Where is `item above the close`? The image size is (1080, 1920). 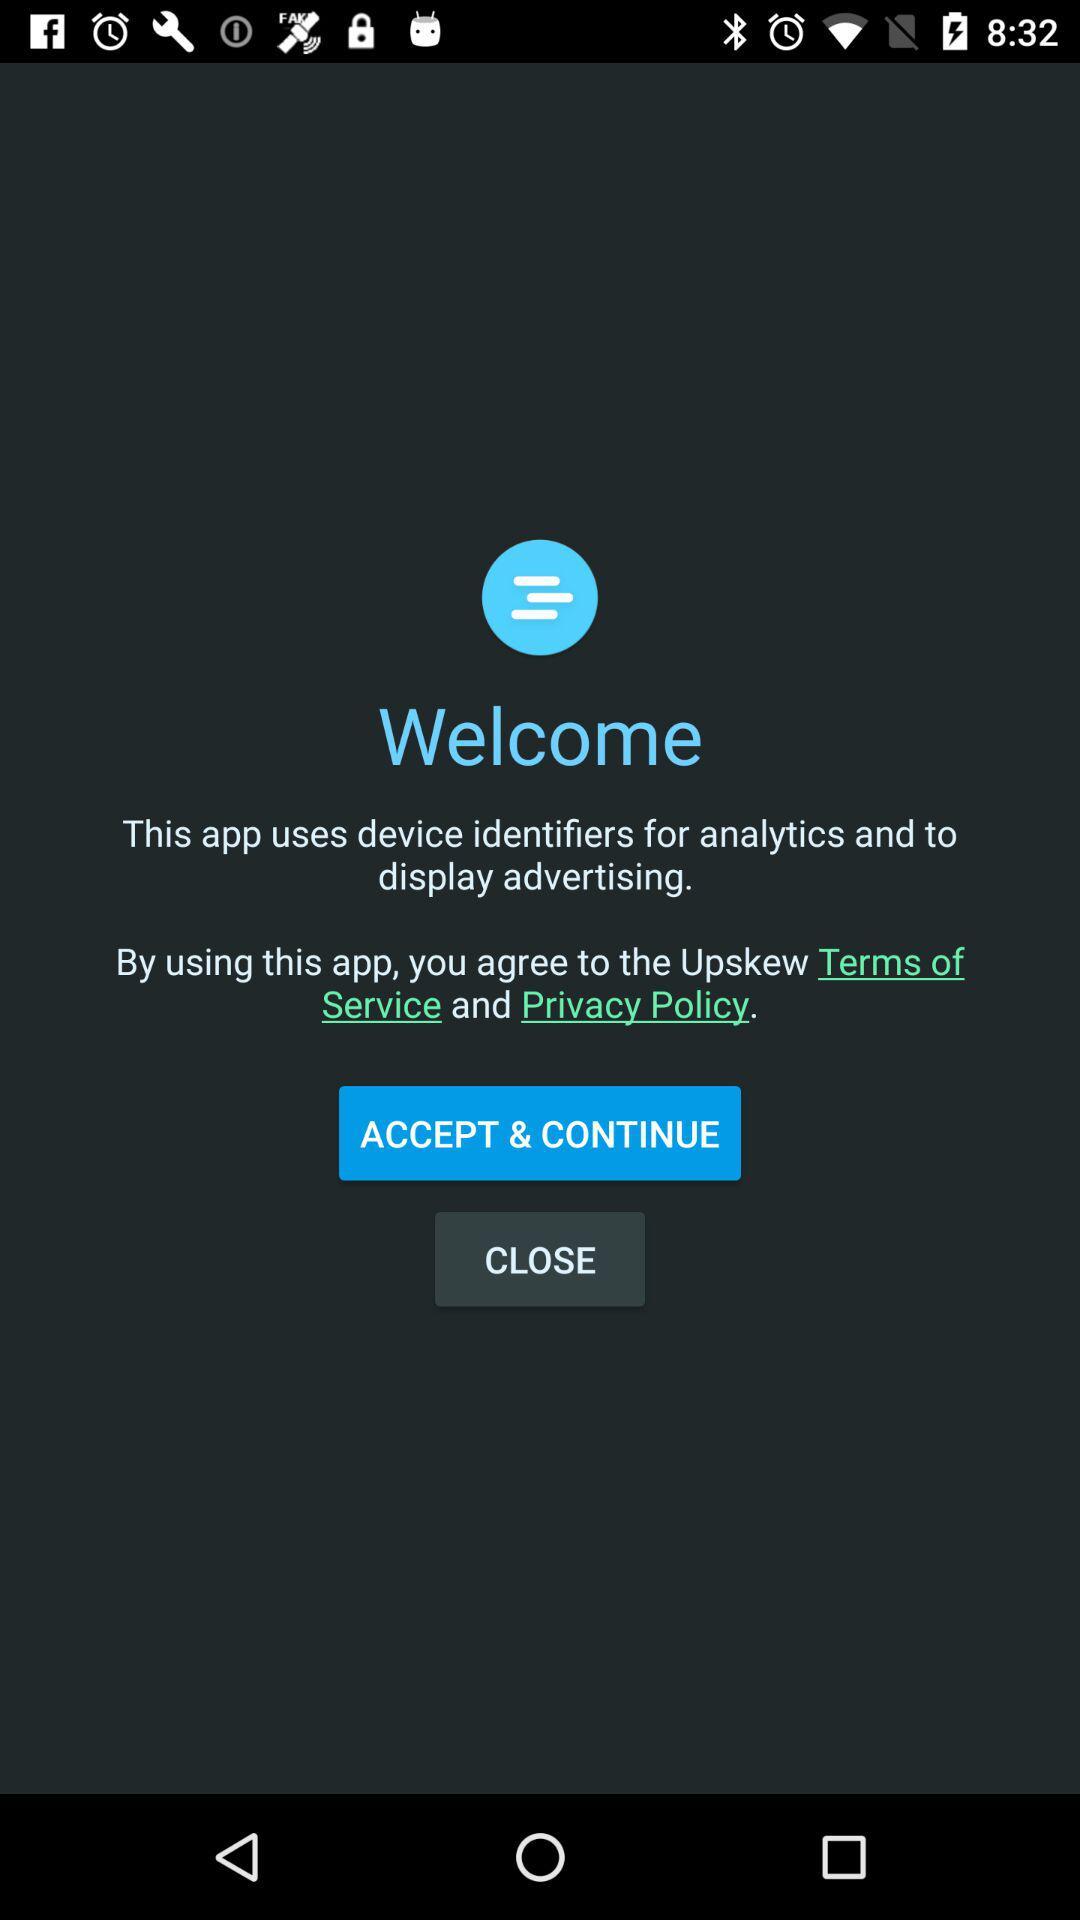 item above the close is located at coordinates (540, 1133).